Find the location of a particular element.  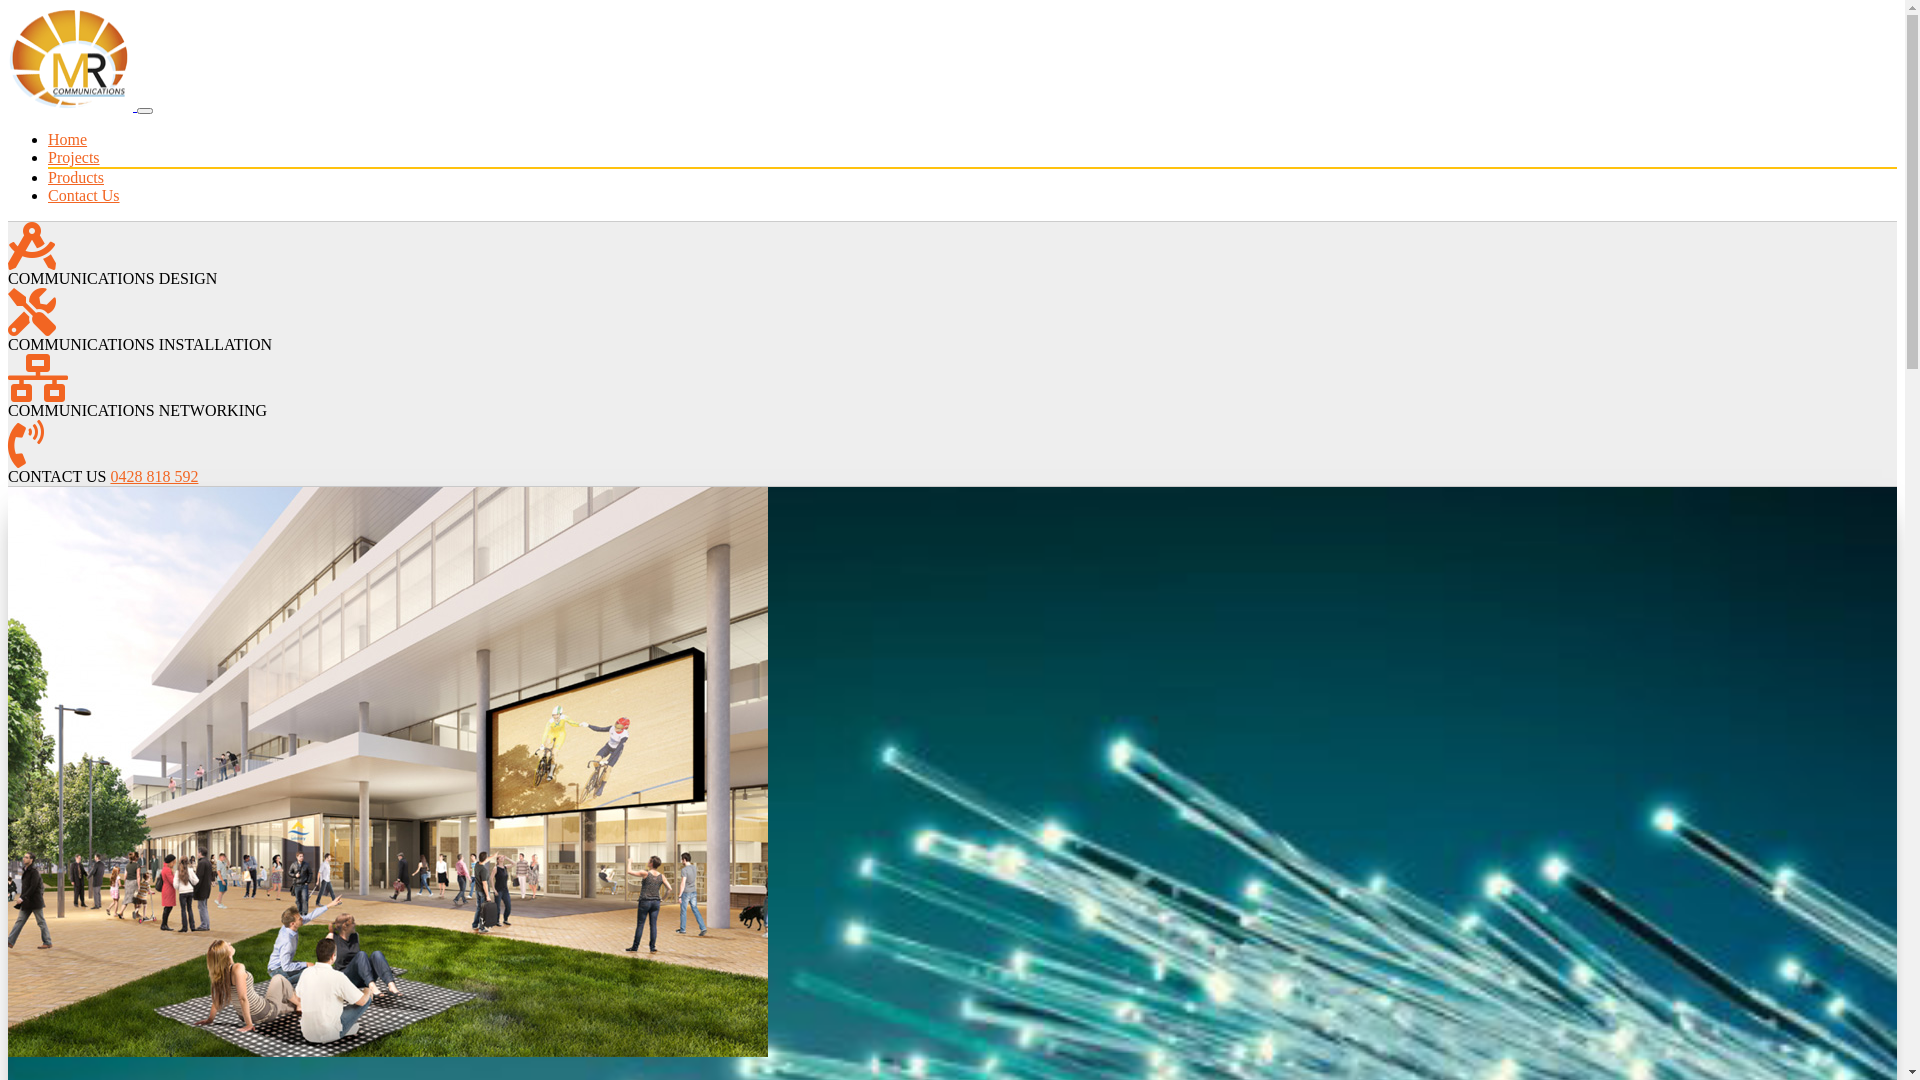

'Products' is located at coordinates (76, 176).